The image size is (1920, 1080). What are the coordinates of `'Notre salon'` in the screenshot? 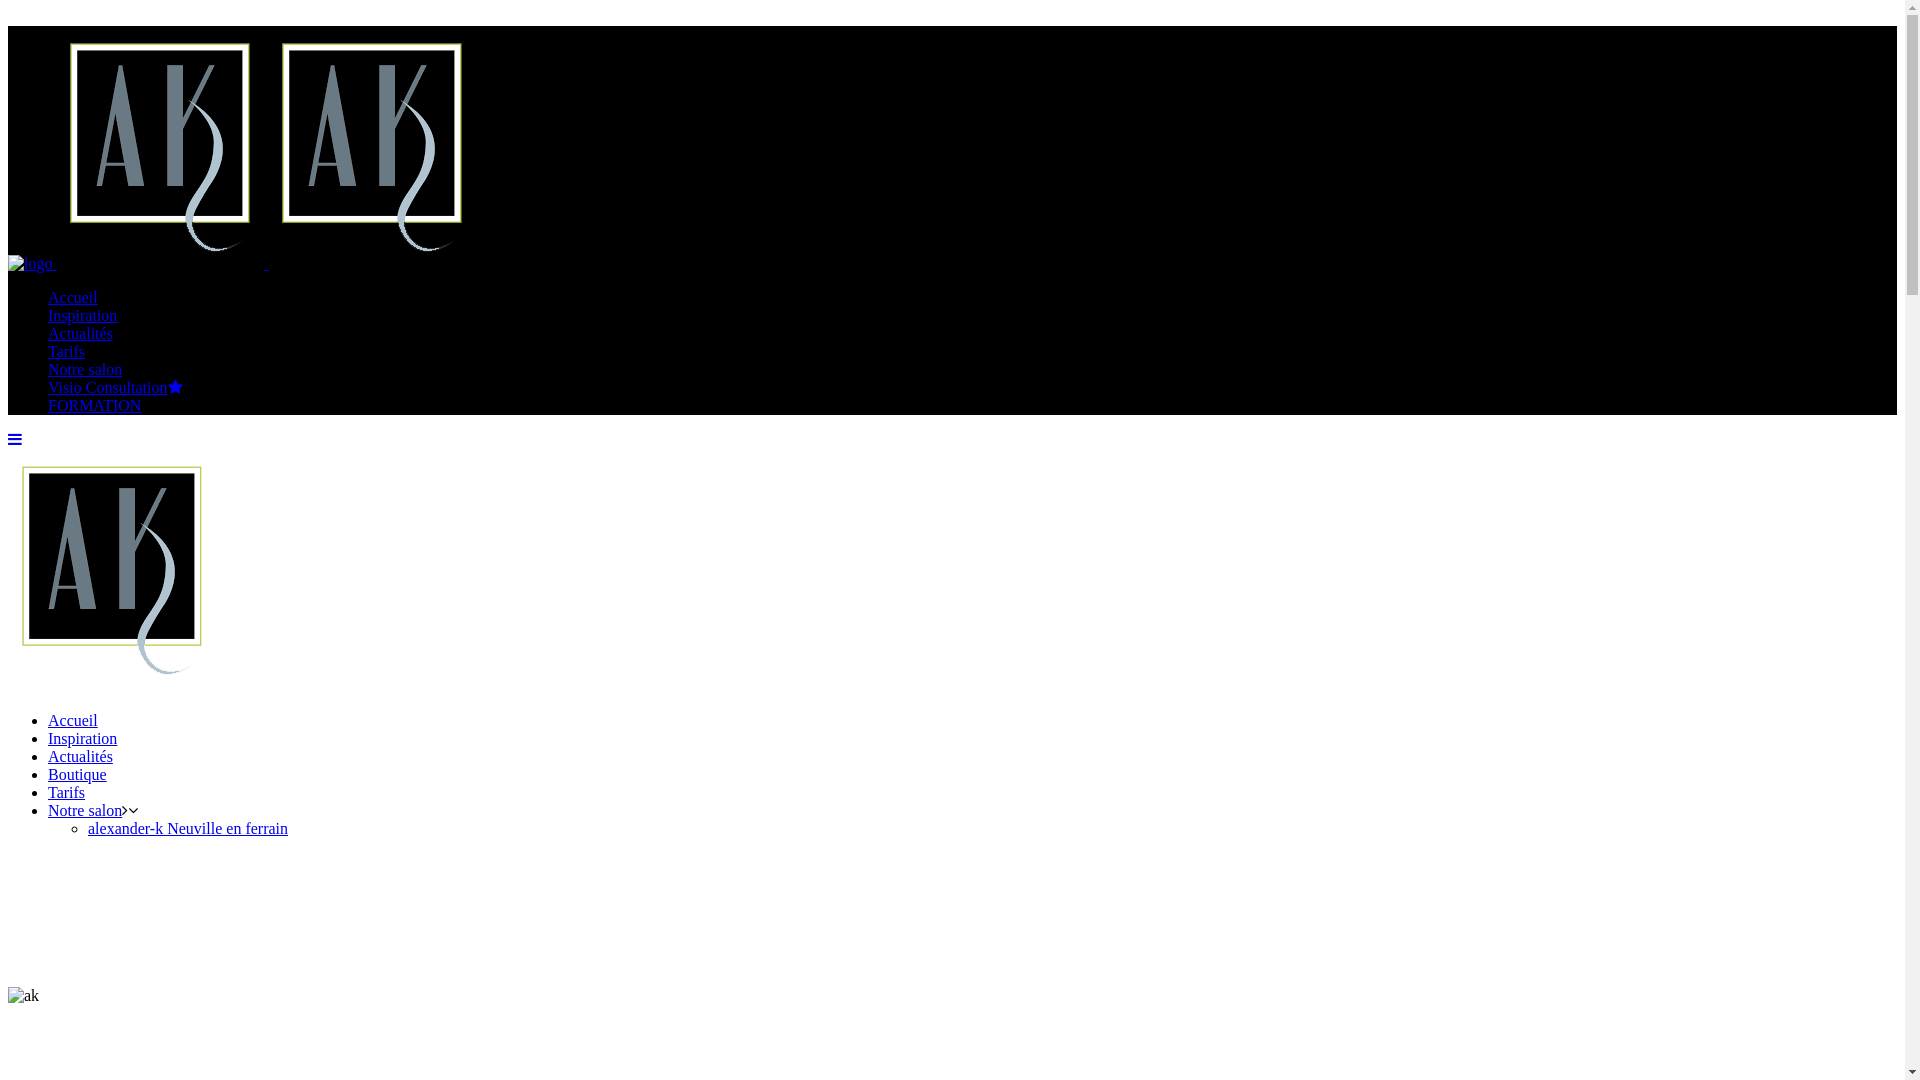 It's located at (84, 369).